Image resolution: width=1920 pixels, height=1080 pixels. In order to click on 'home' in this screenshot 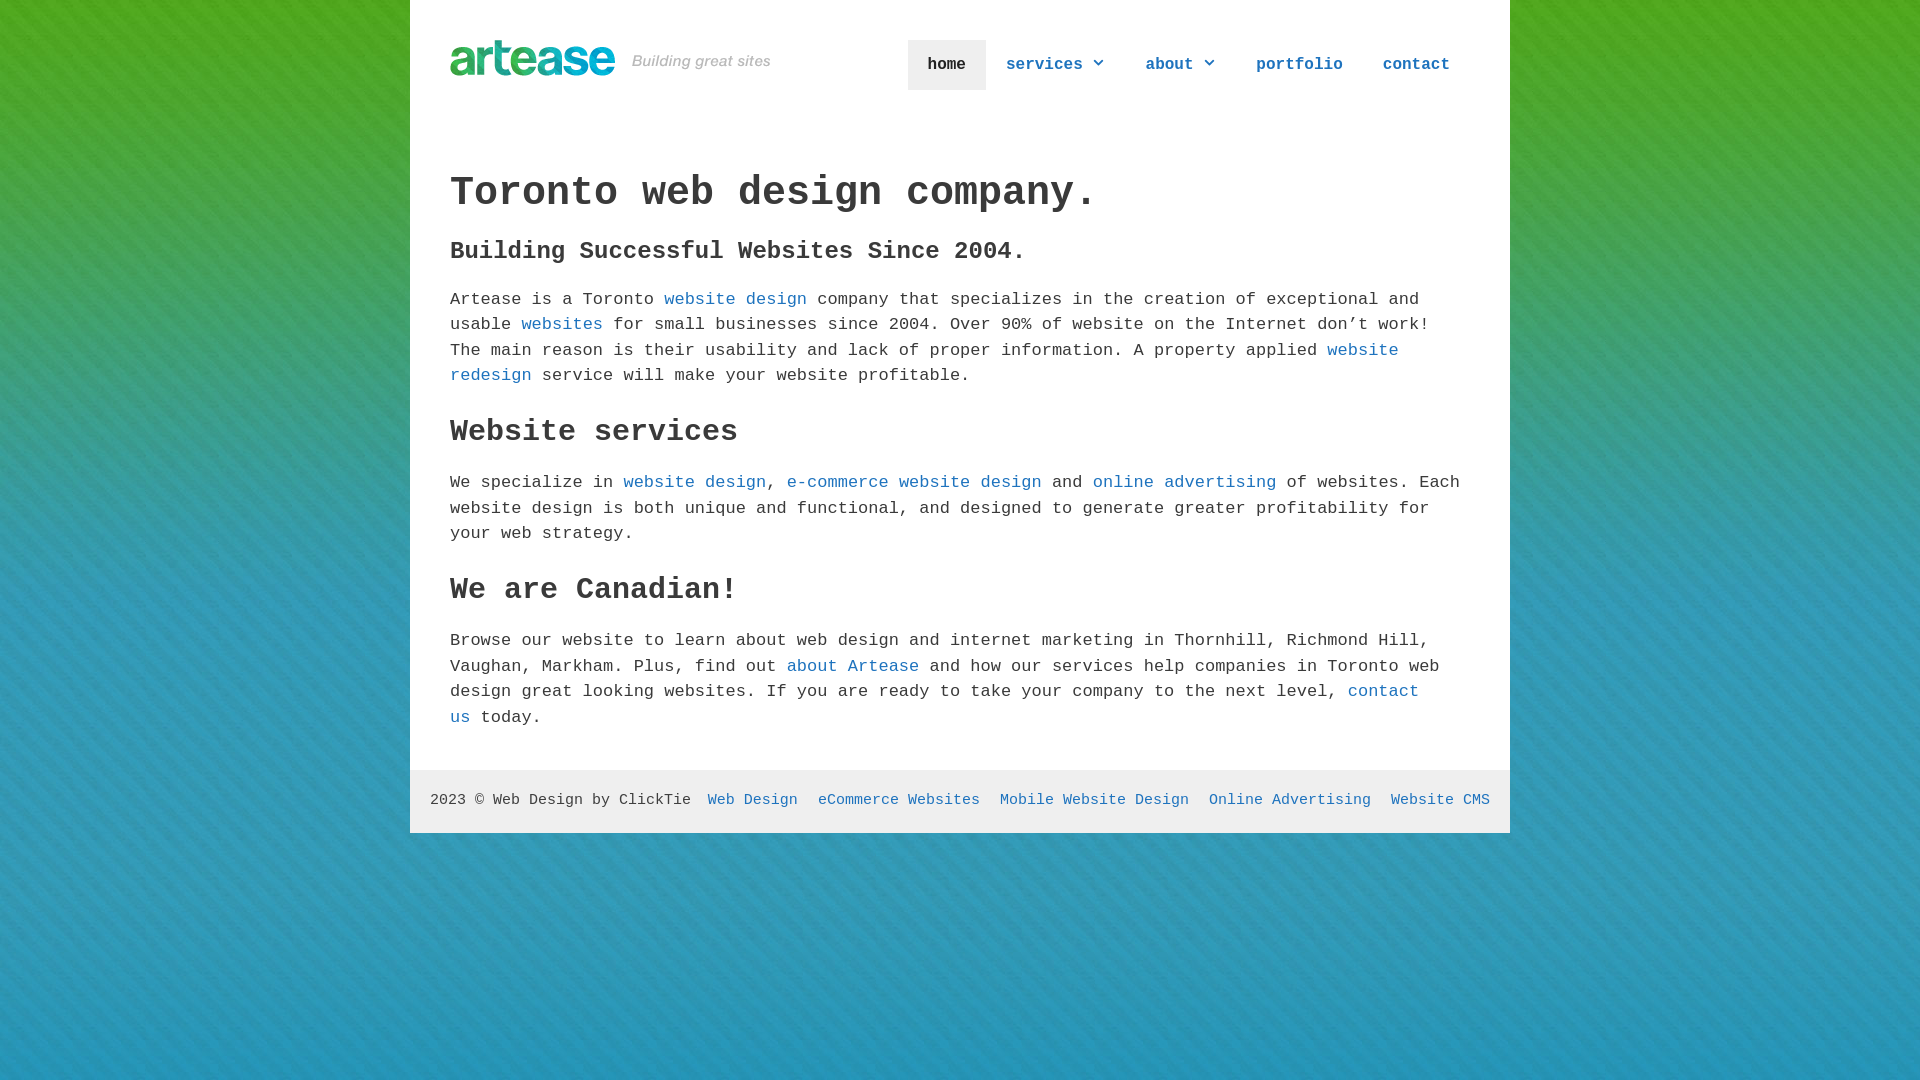, I will do `click(906, 64)`.